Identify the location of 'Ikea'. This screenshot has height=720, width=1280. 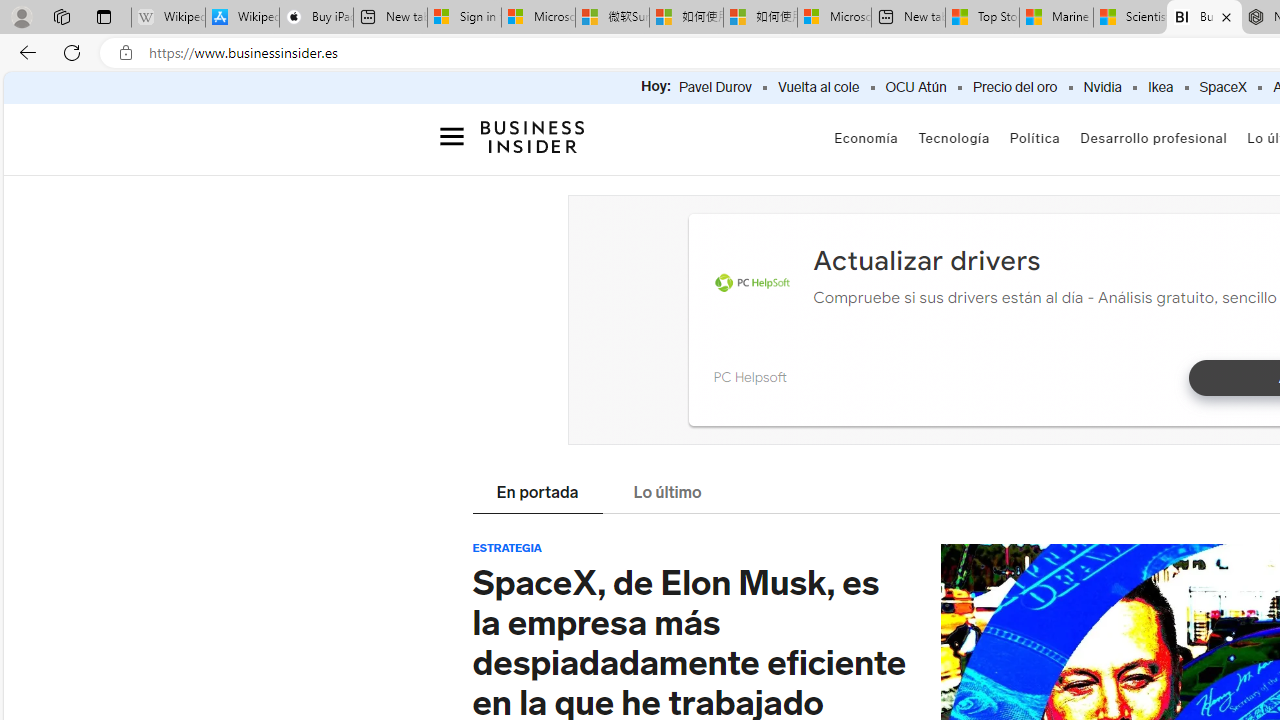
(1160, 87).